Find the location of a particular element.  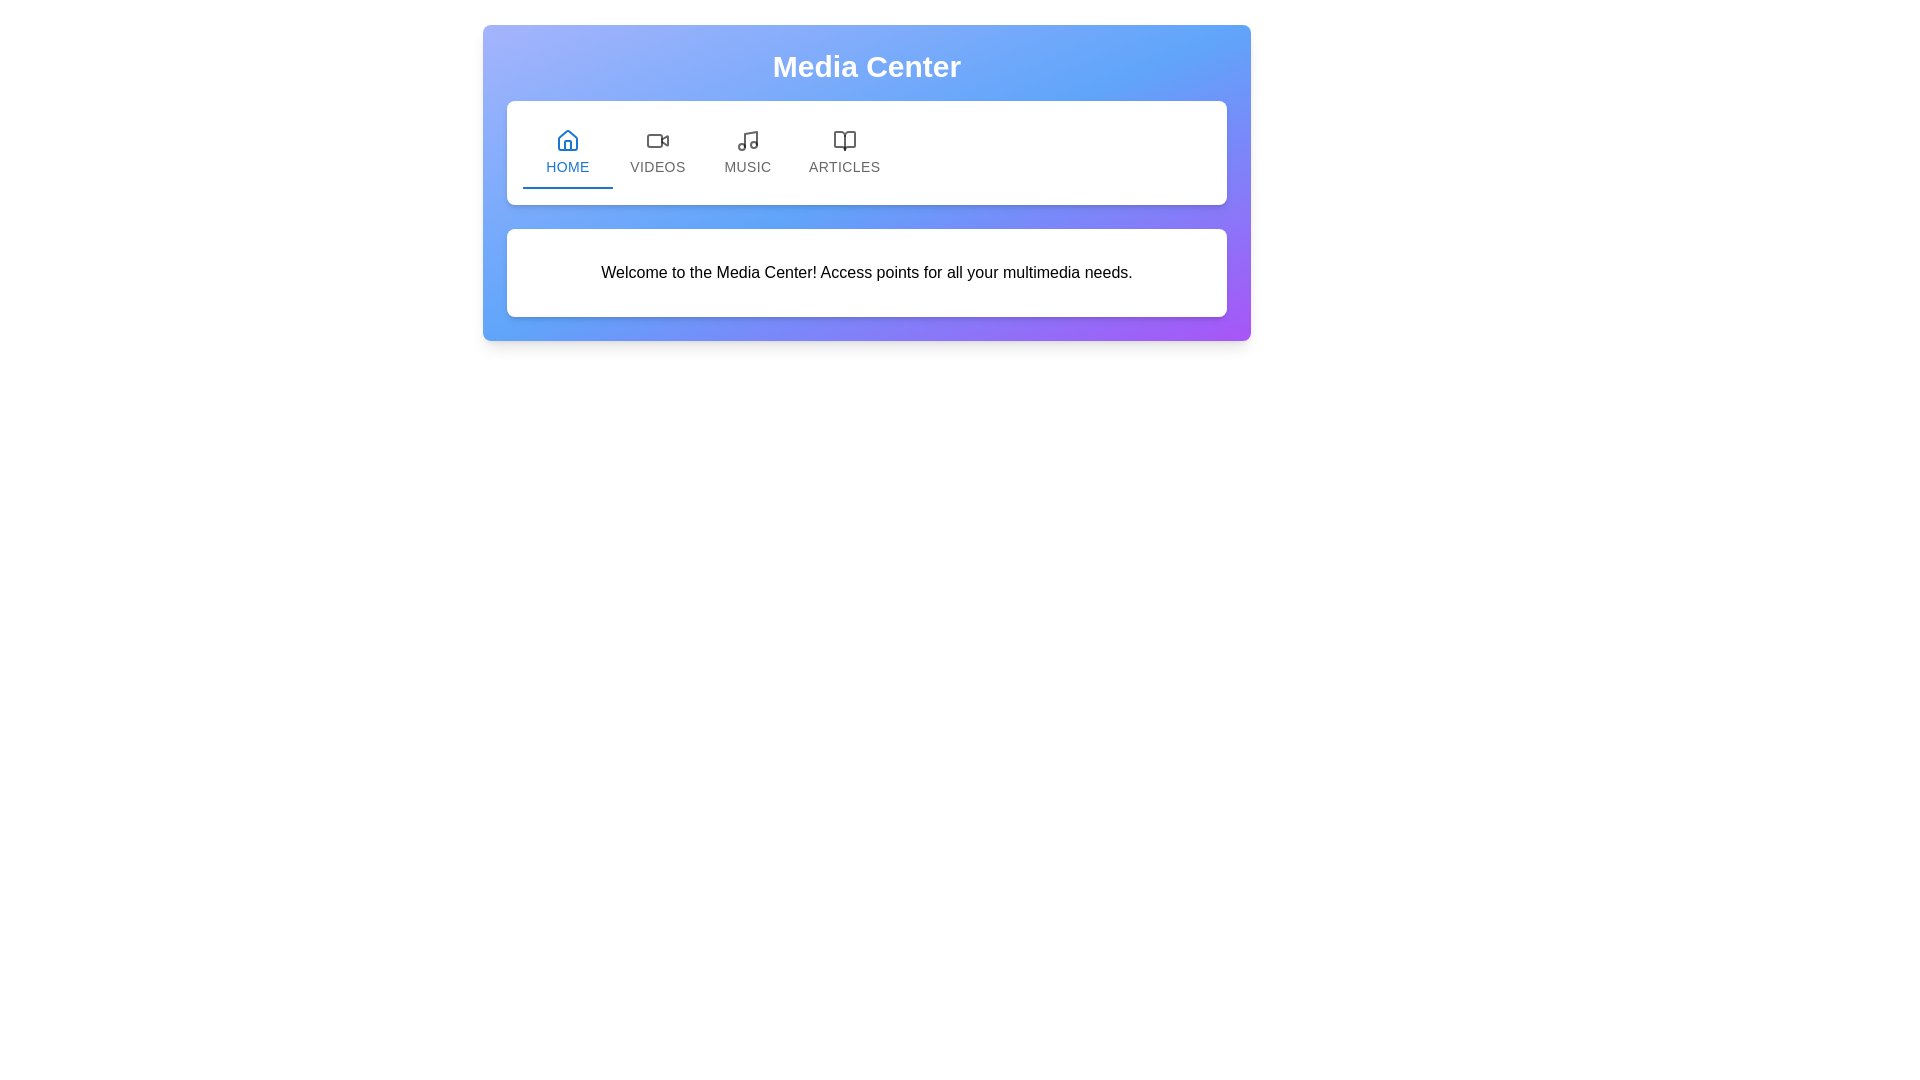

the 'Home' icon represented by a vertical rectangle within the house-shaped SVG graphic located in the upper central area of the navigation bar is located at coordinates (566, 144).